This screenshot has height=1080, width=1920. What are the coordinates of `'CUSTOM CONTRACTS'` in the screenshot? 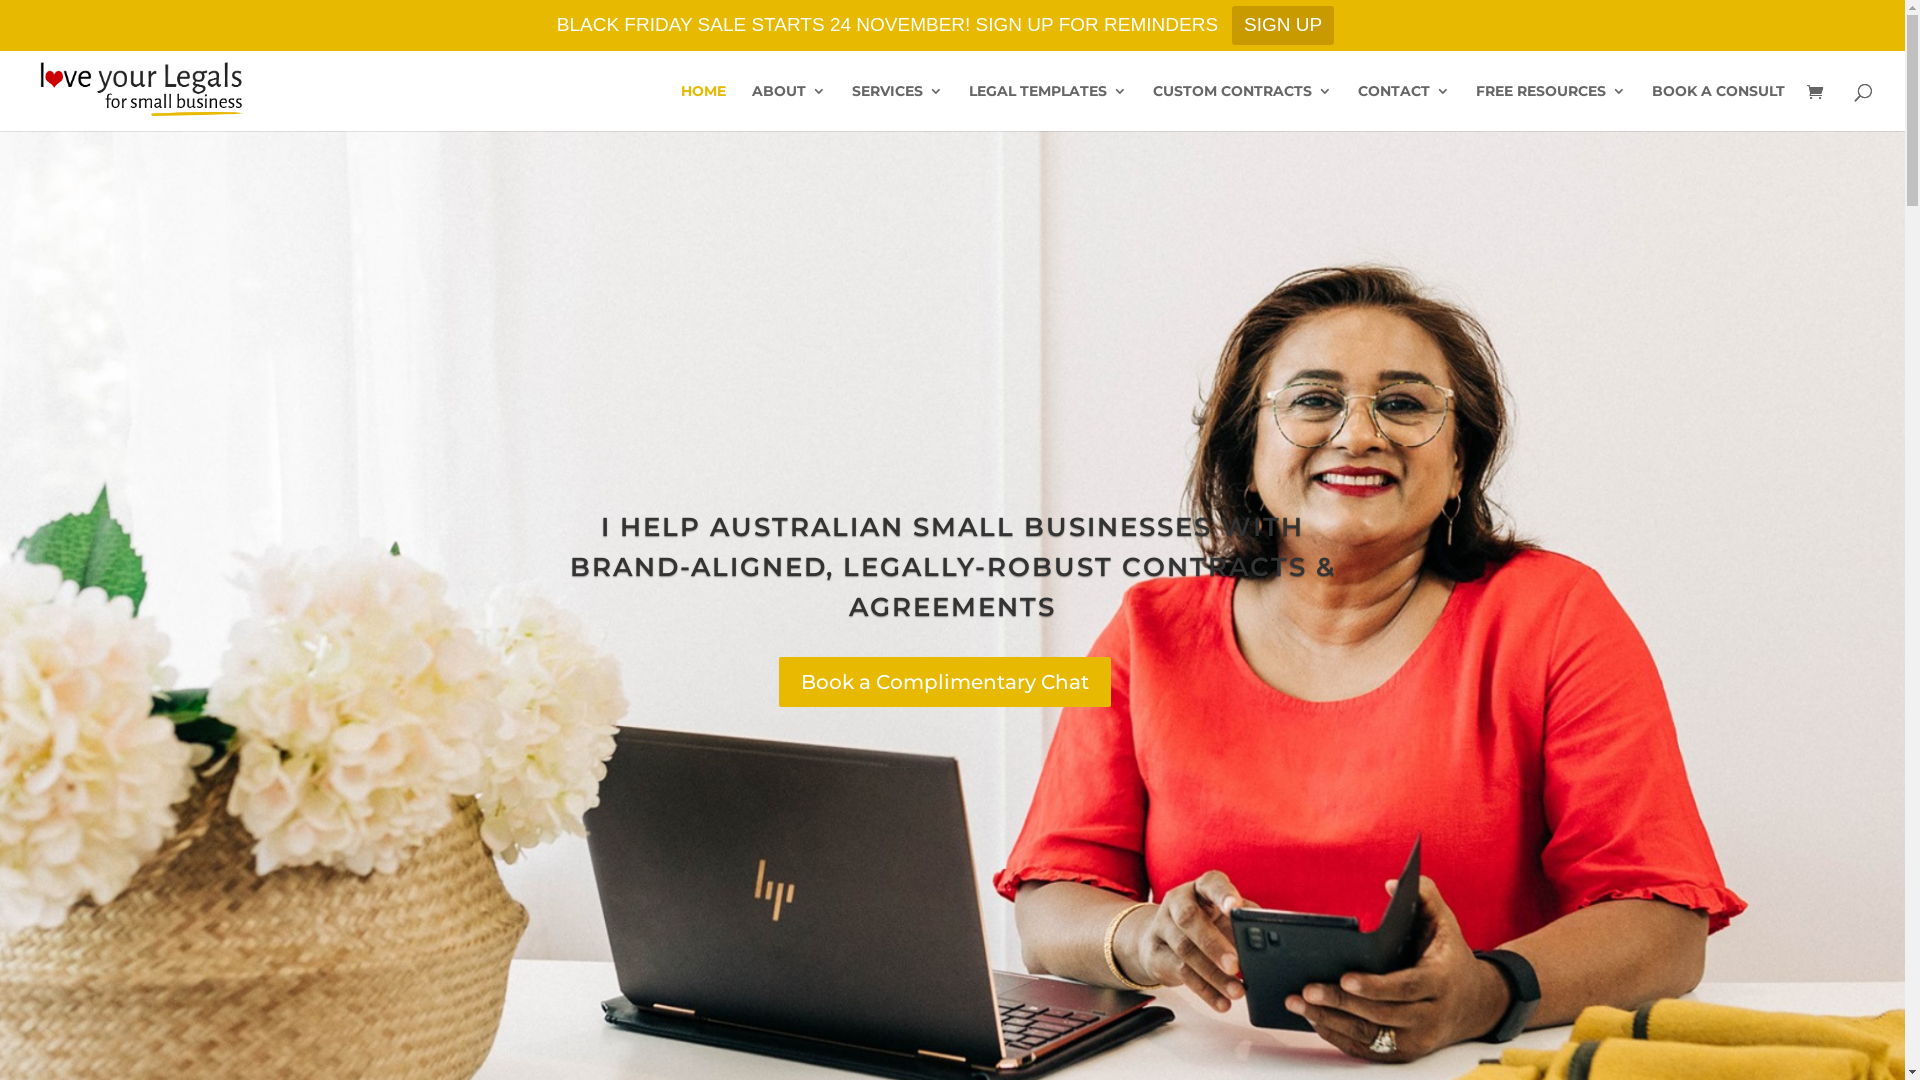 It's located at (1152, 107).